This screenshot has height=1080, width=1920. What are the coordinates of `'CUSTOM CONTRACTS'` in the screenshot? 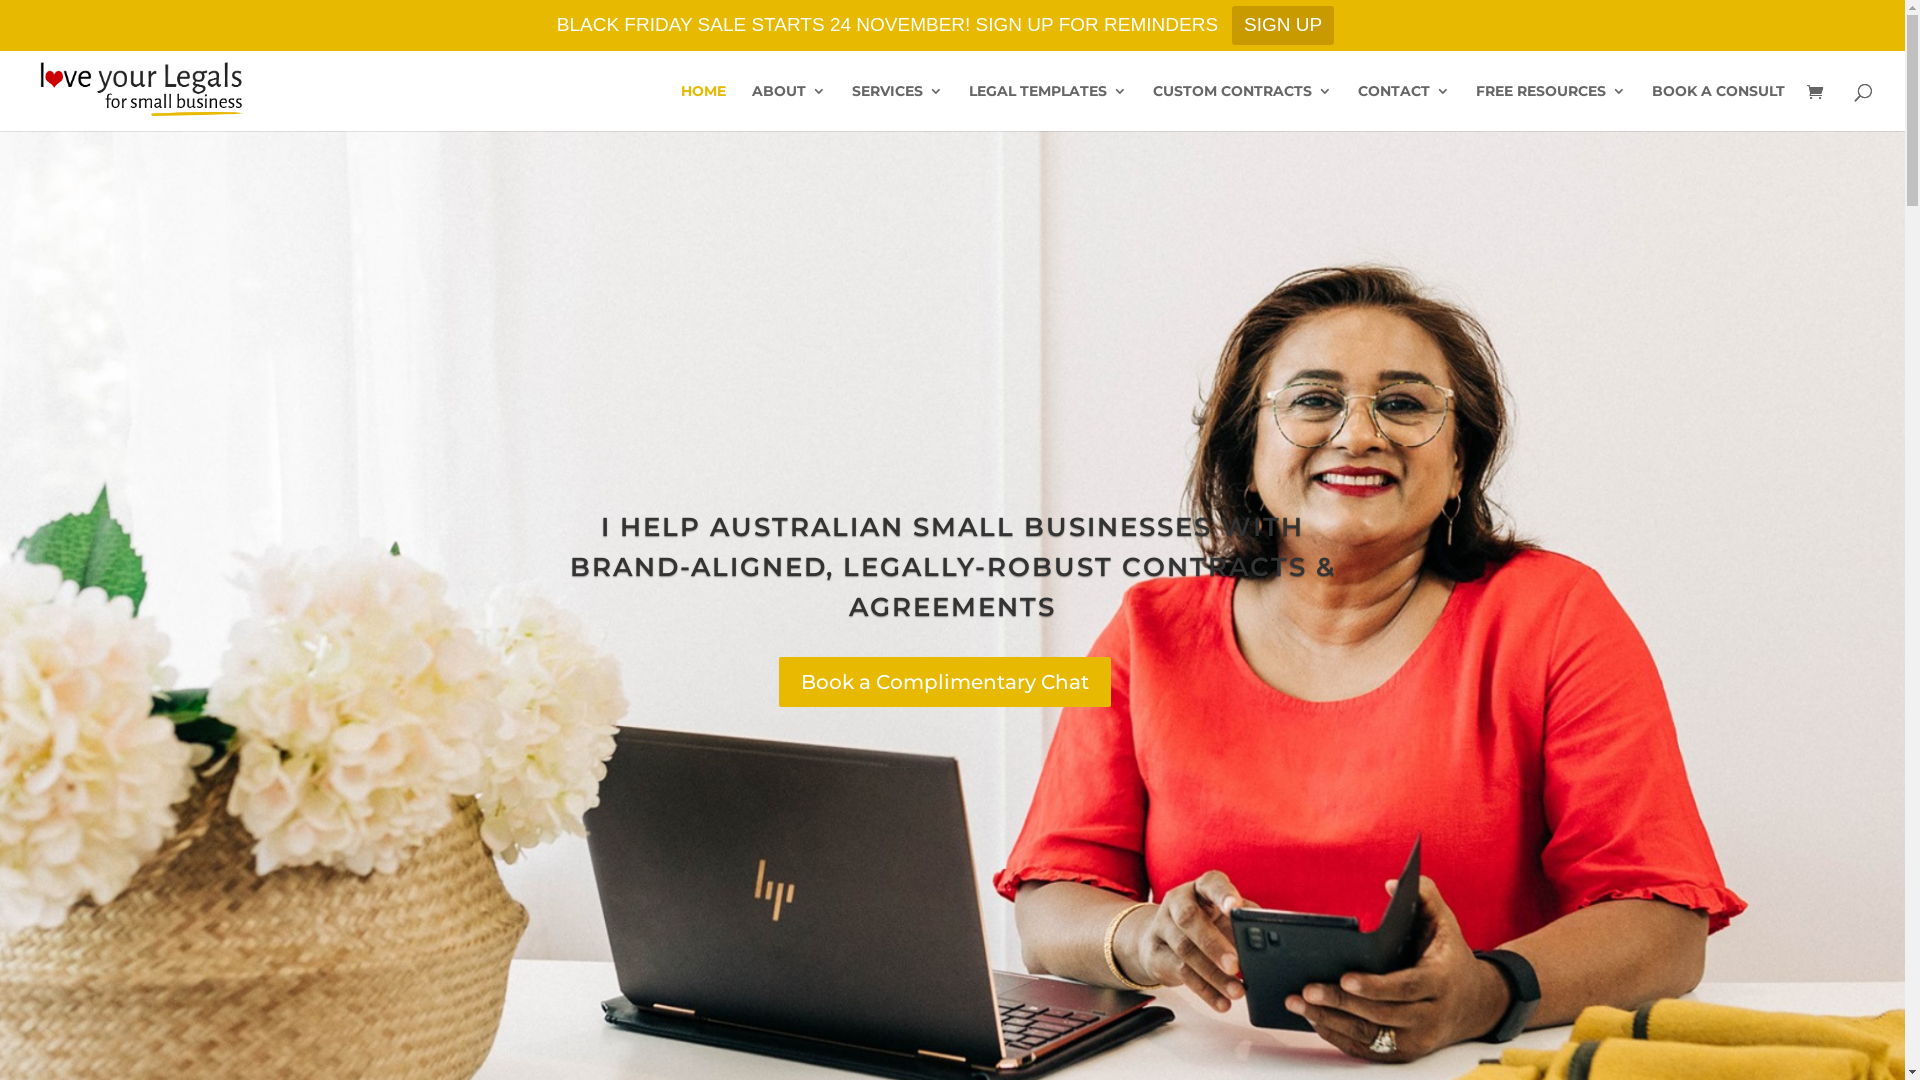 It's located at (1152, 107).